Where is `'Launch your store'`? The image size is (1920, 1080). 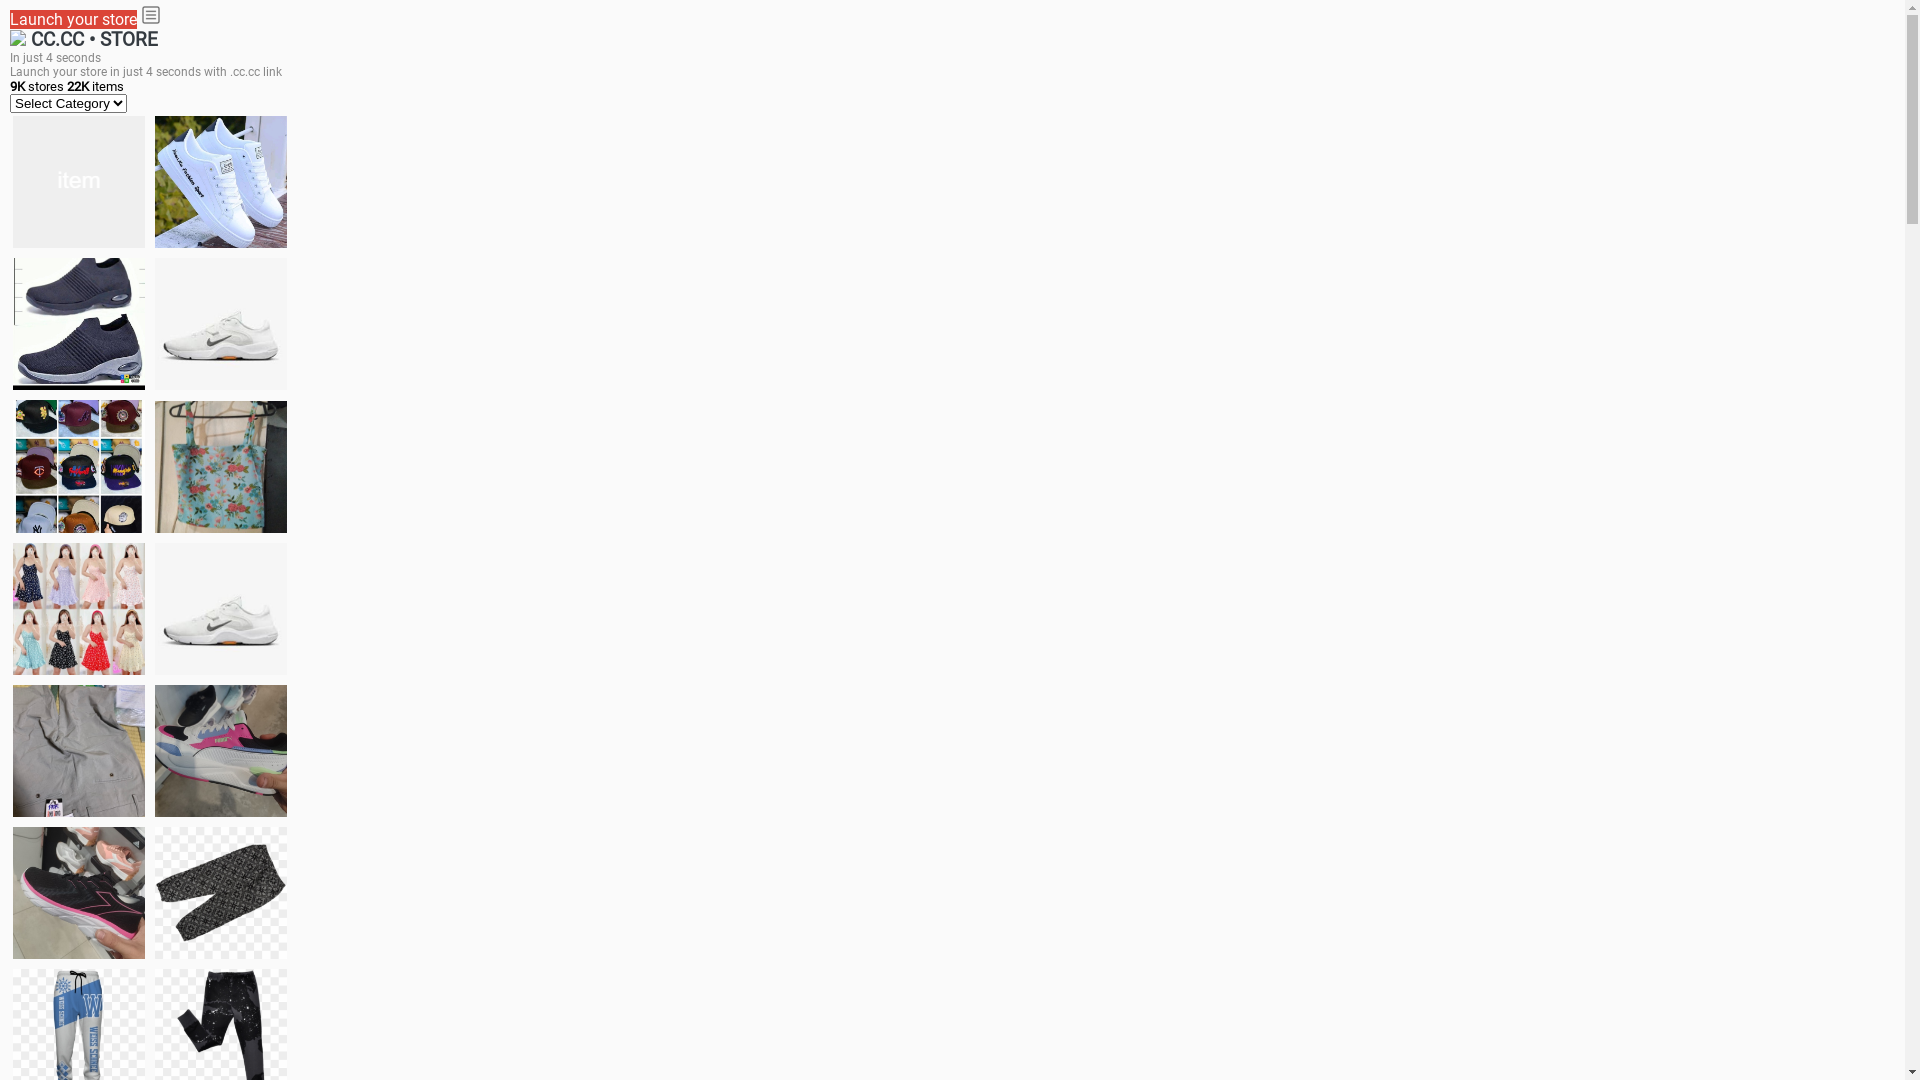
'Launch your store' is located at coordinates (73, 19).